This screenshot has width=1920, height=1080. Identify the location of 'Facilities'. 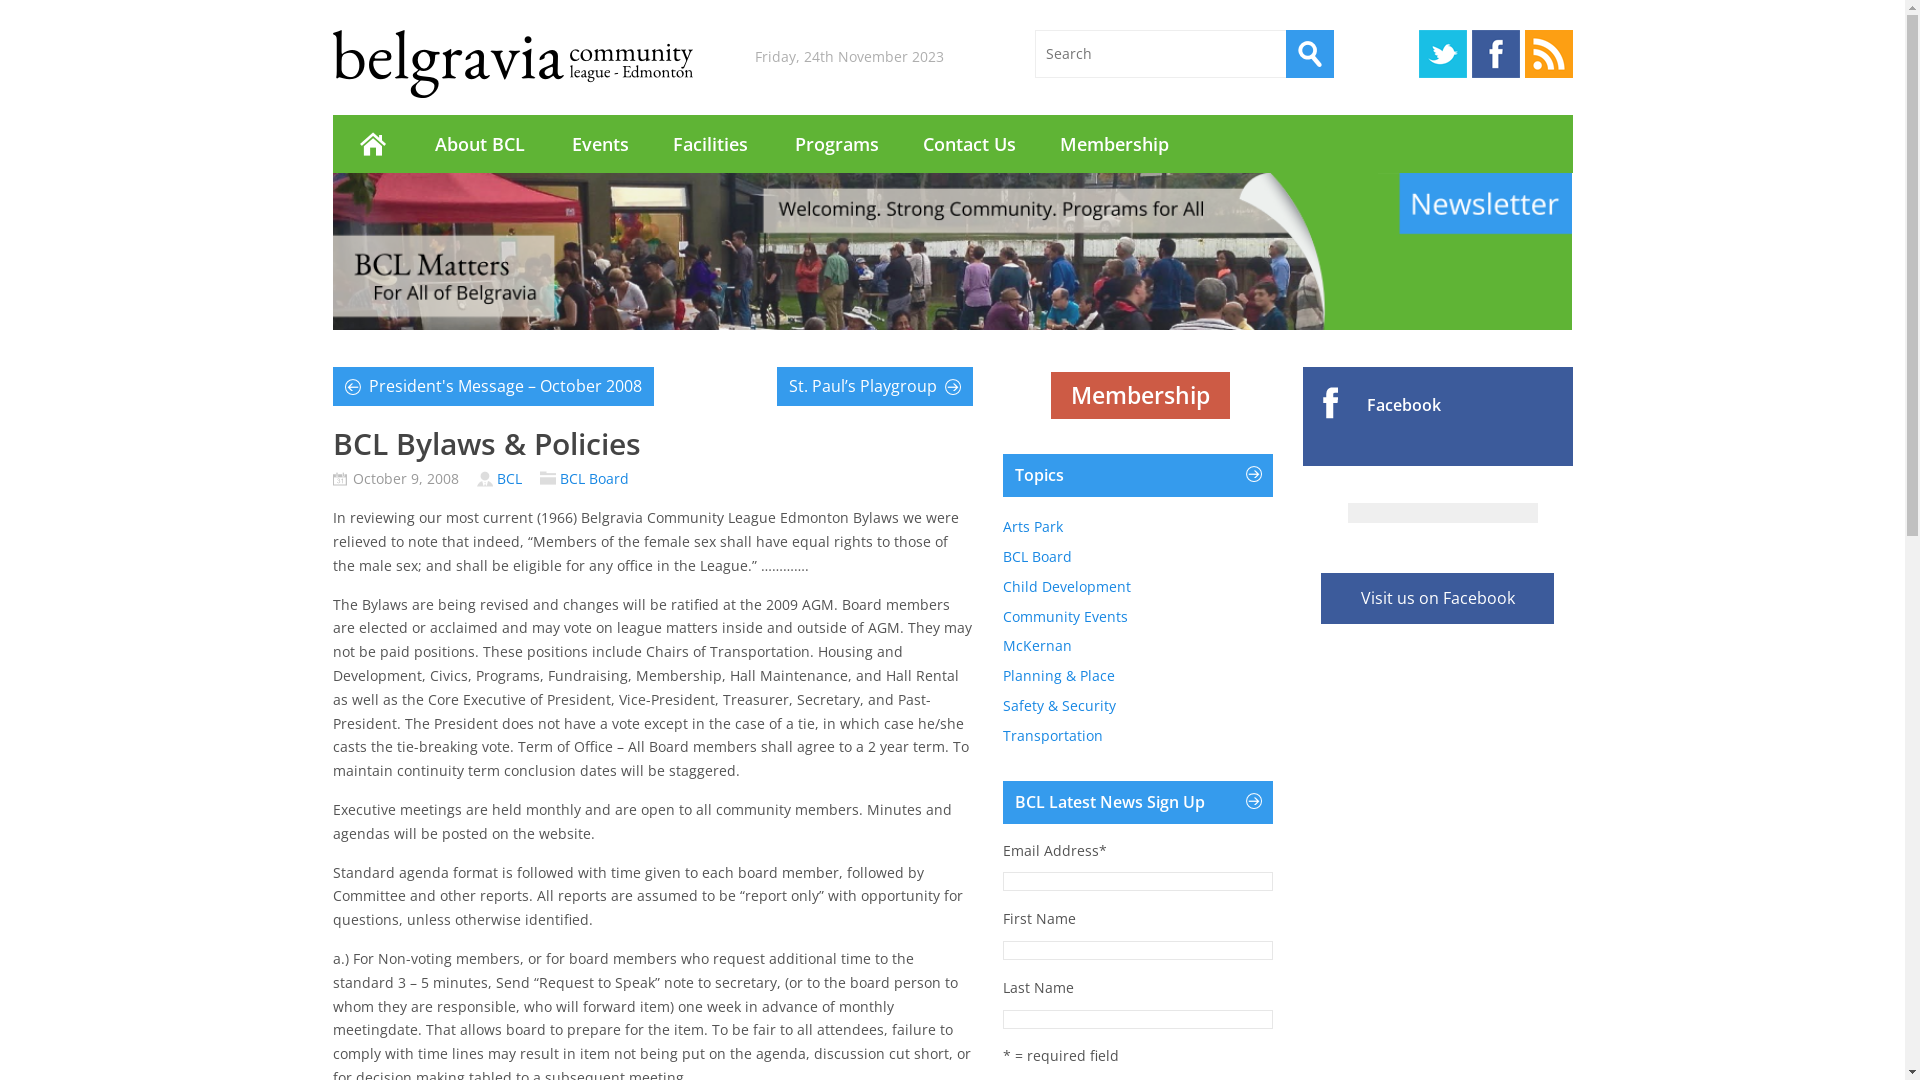
(710, 142).